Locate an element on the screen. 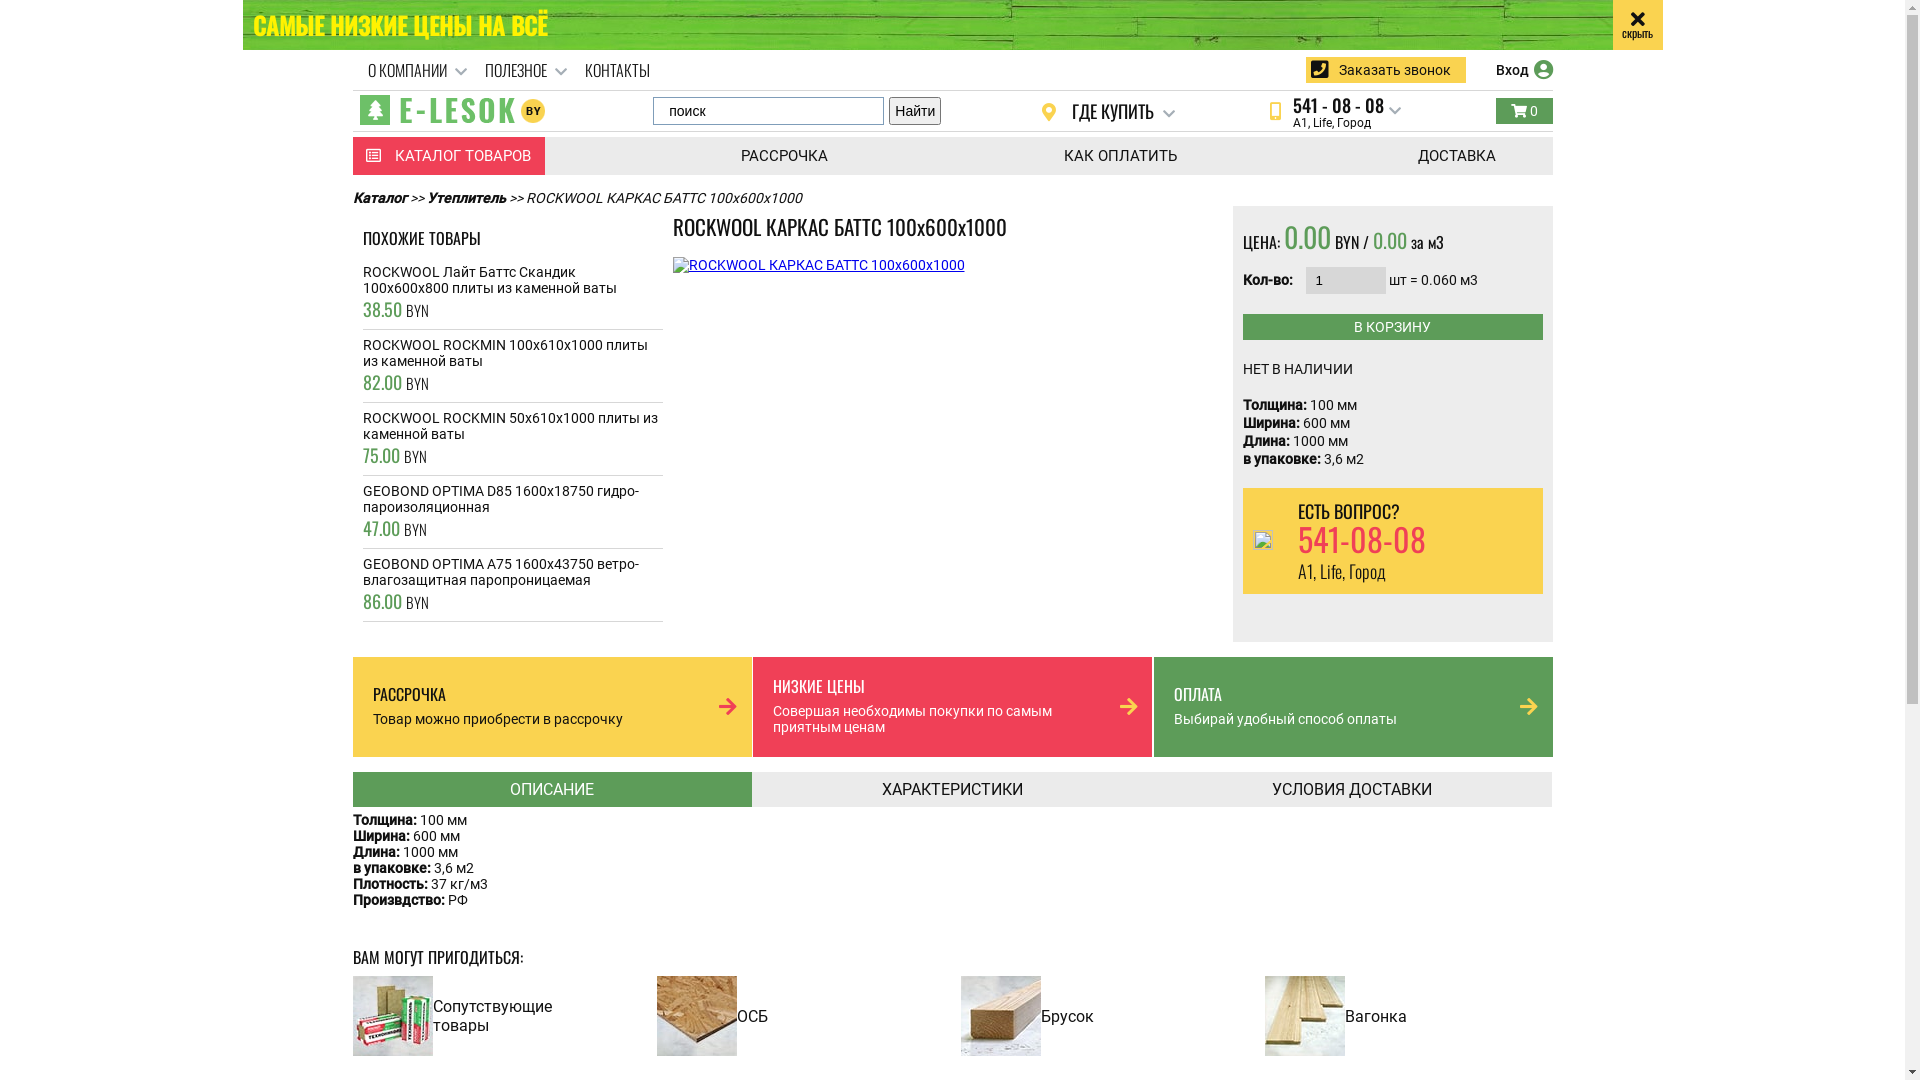 The width and height of the screenshot is (1920, 1080). '0' is located at coordinates (1523, 111).